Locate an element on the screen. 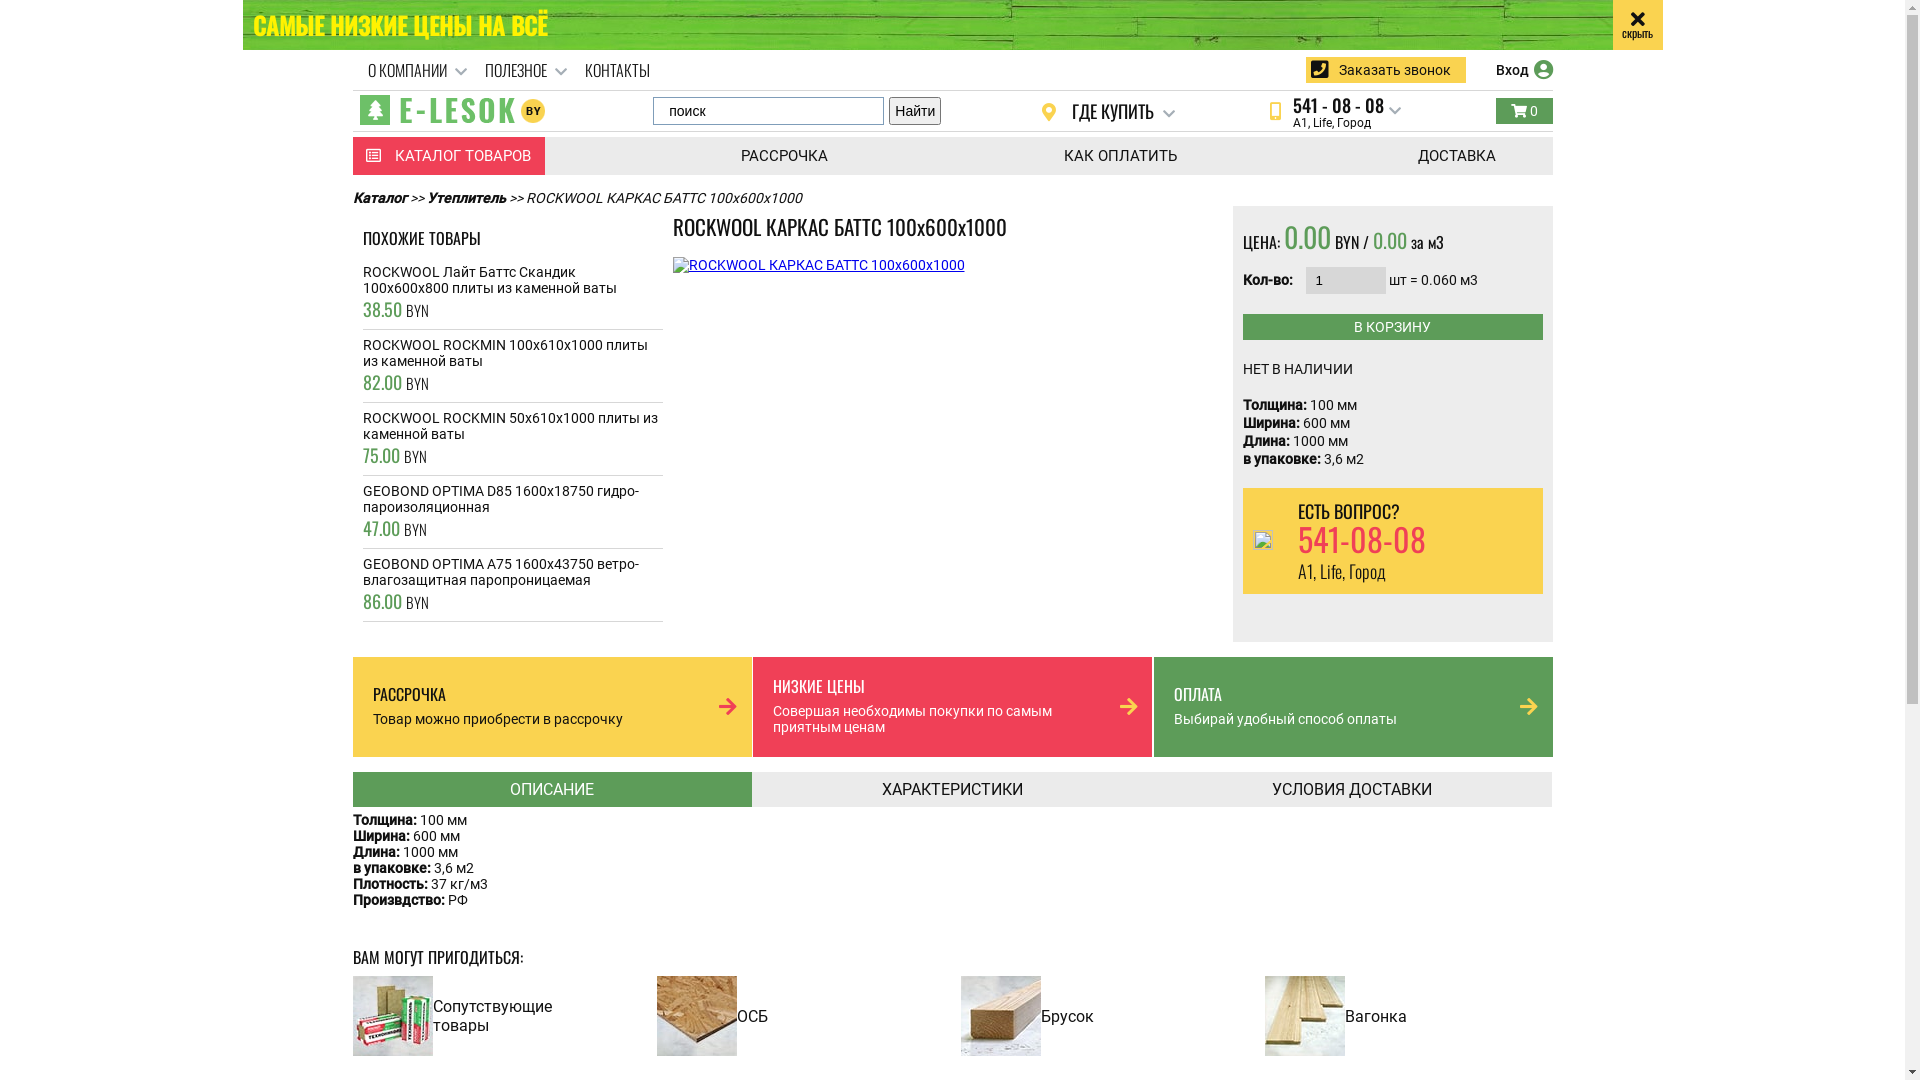 The width and height of the screenshot is (1920, 1080). '0' is located at coordinates (1523, 111).